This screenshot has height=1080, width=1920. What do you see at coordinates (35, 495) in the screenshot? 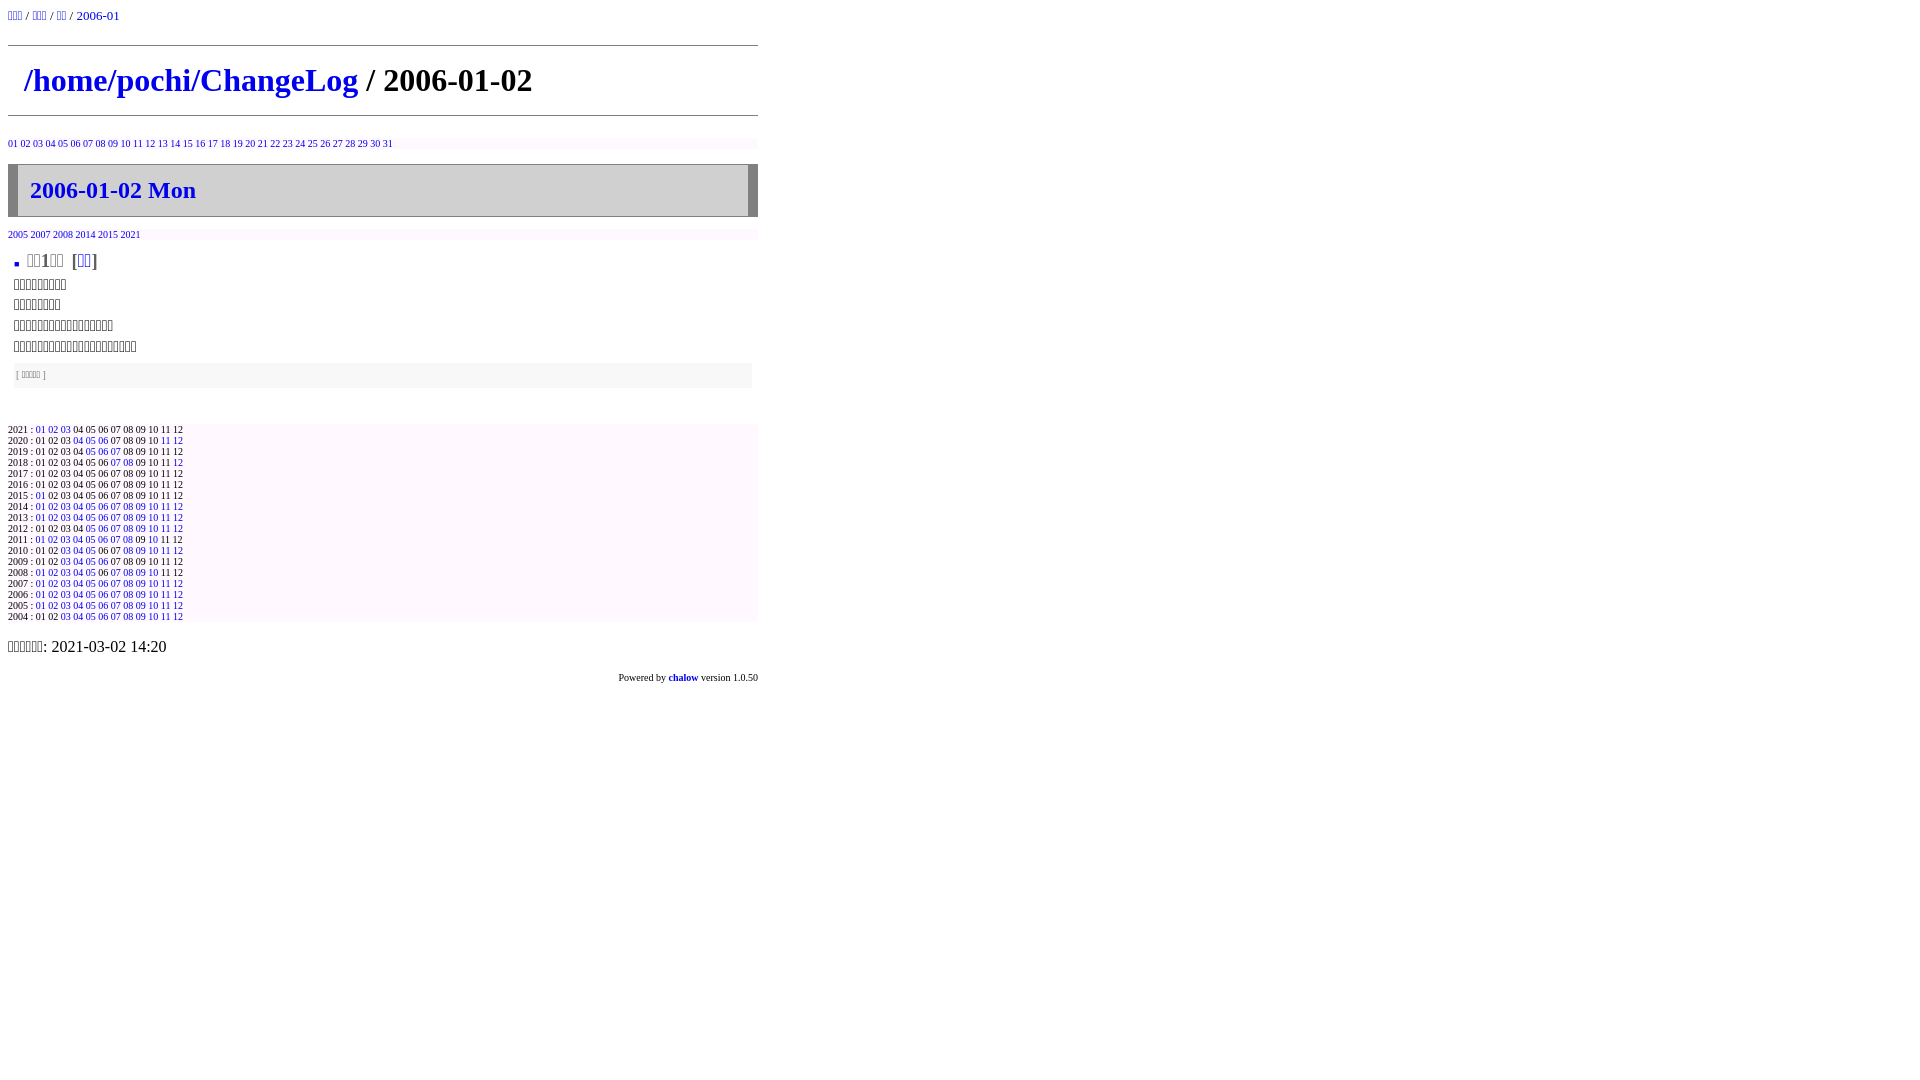
I see `'01'` at bounding box center [35, 495].